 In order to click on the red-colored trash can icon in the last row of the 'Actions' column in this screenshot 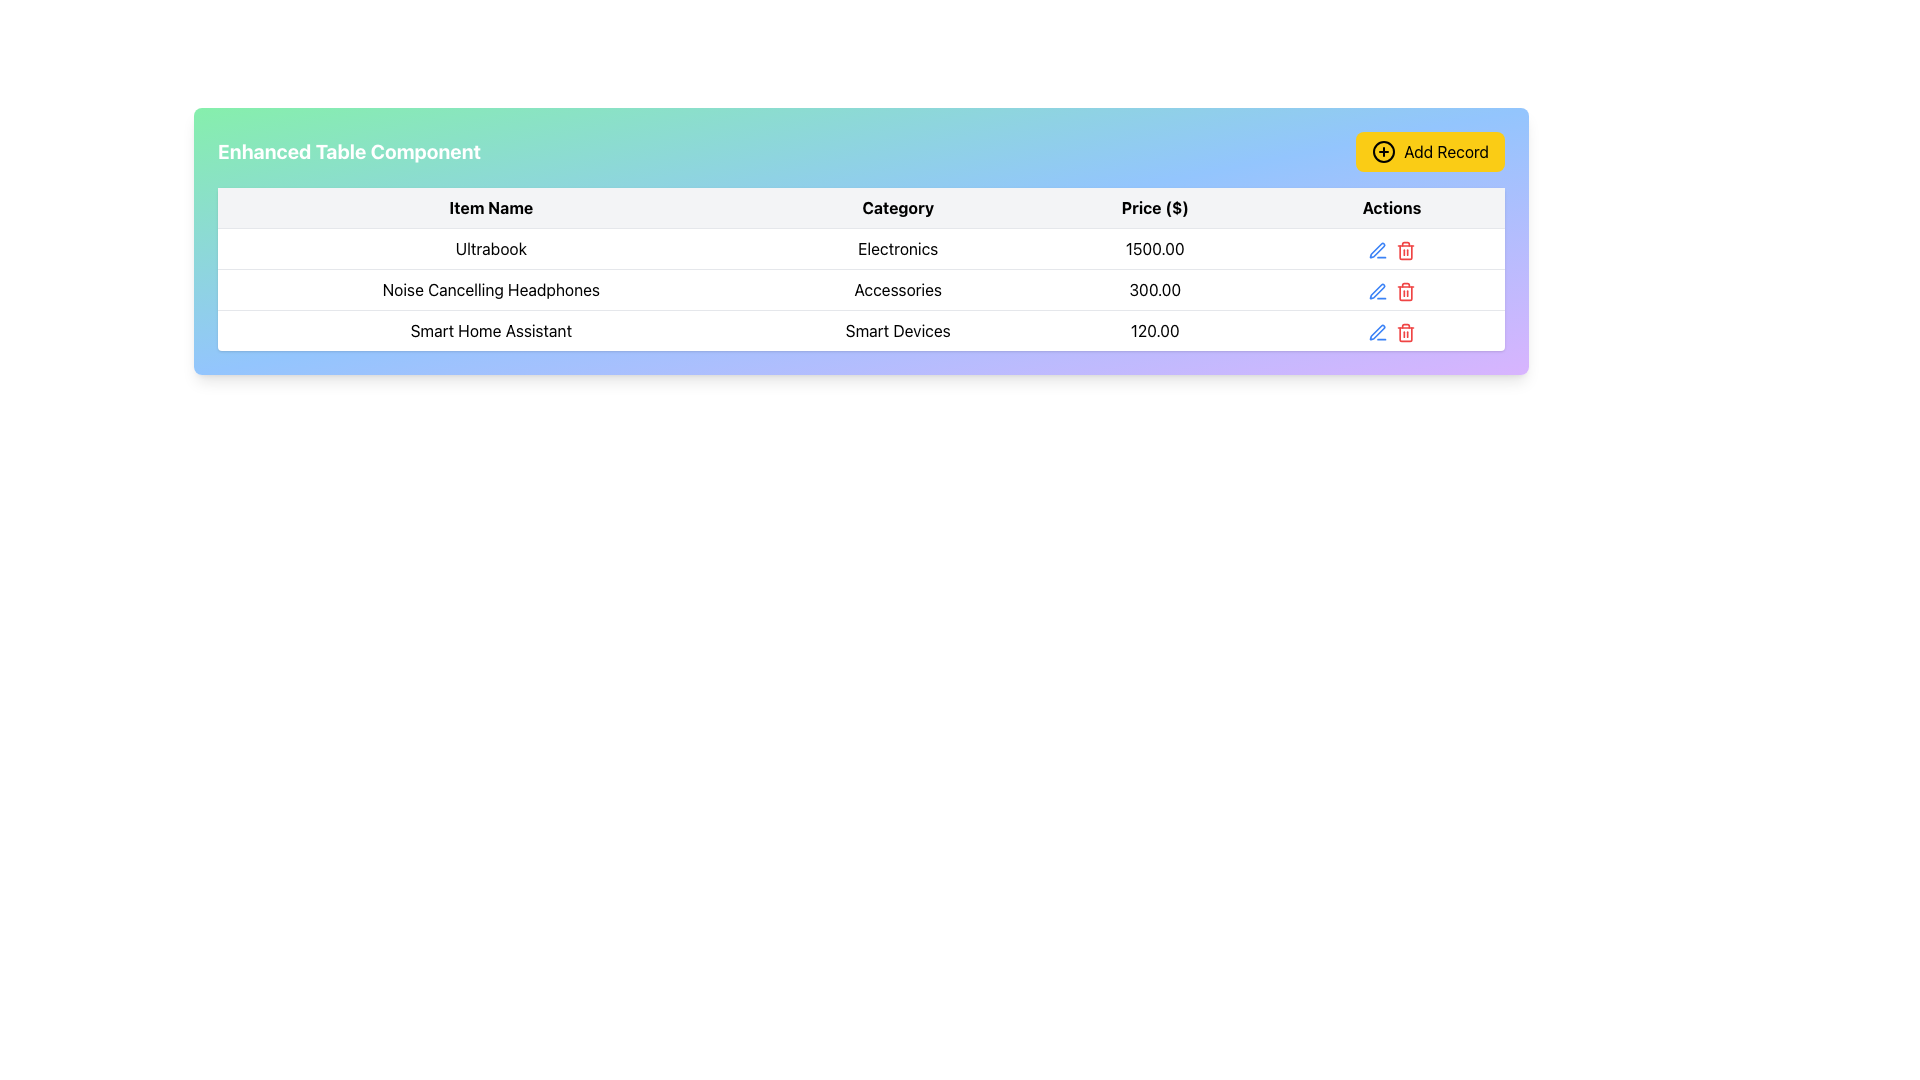, I will do `click(1404, 331)`.